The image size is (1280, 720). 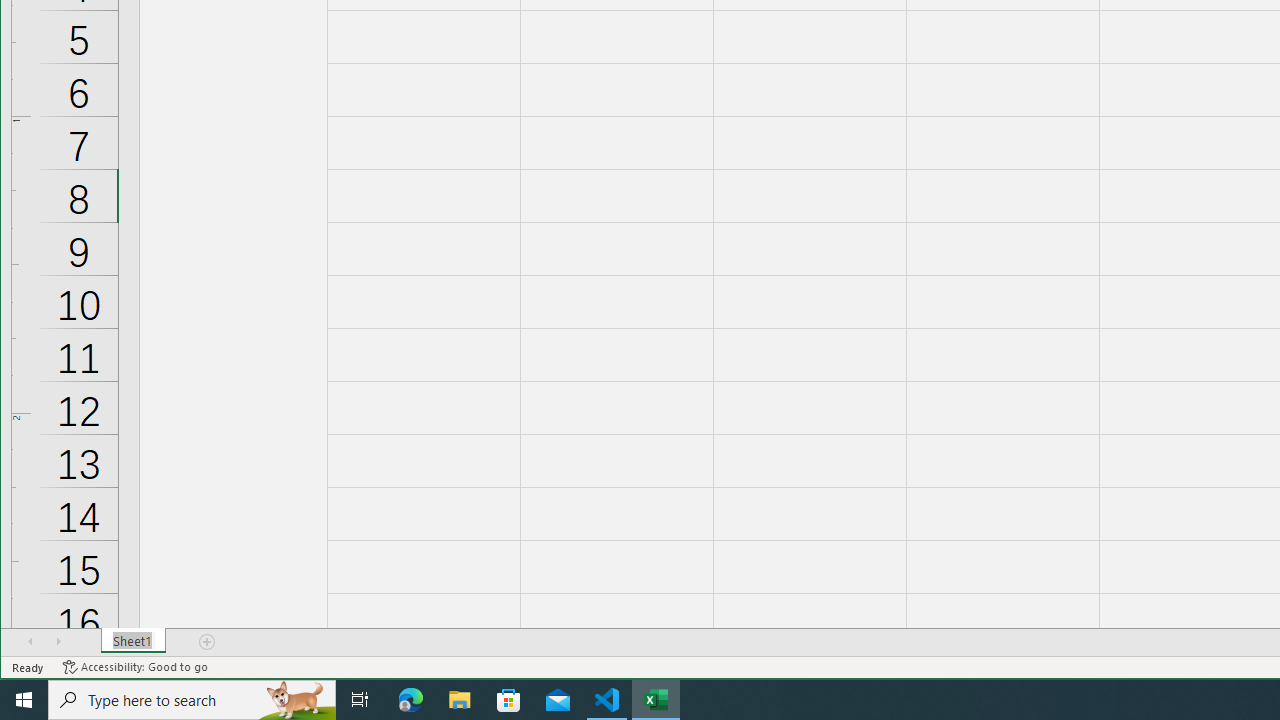 What do you see at coordinates (410, 698) in the screenshot?
I see `'Microsoft Edge'` at bounding box center [410, 698].